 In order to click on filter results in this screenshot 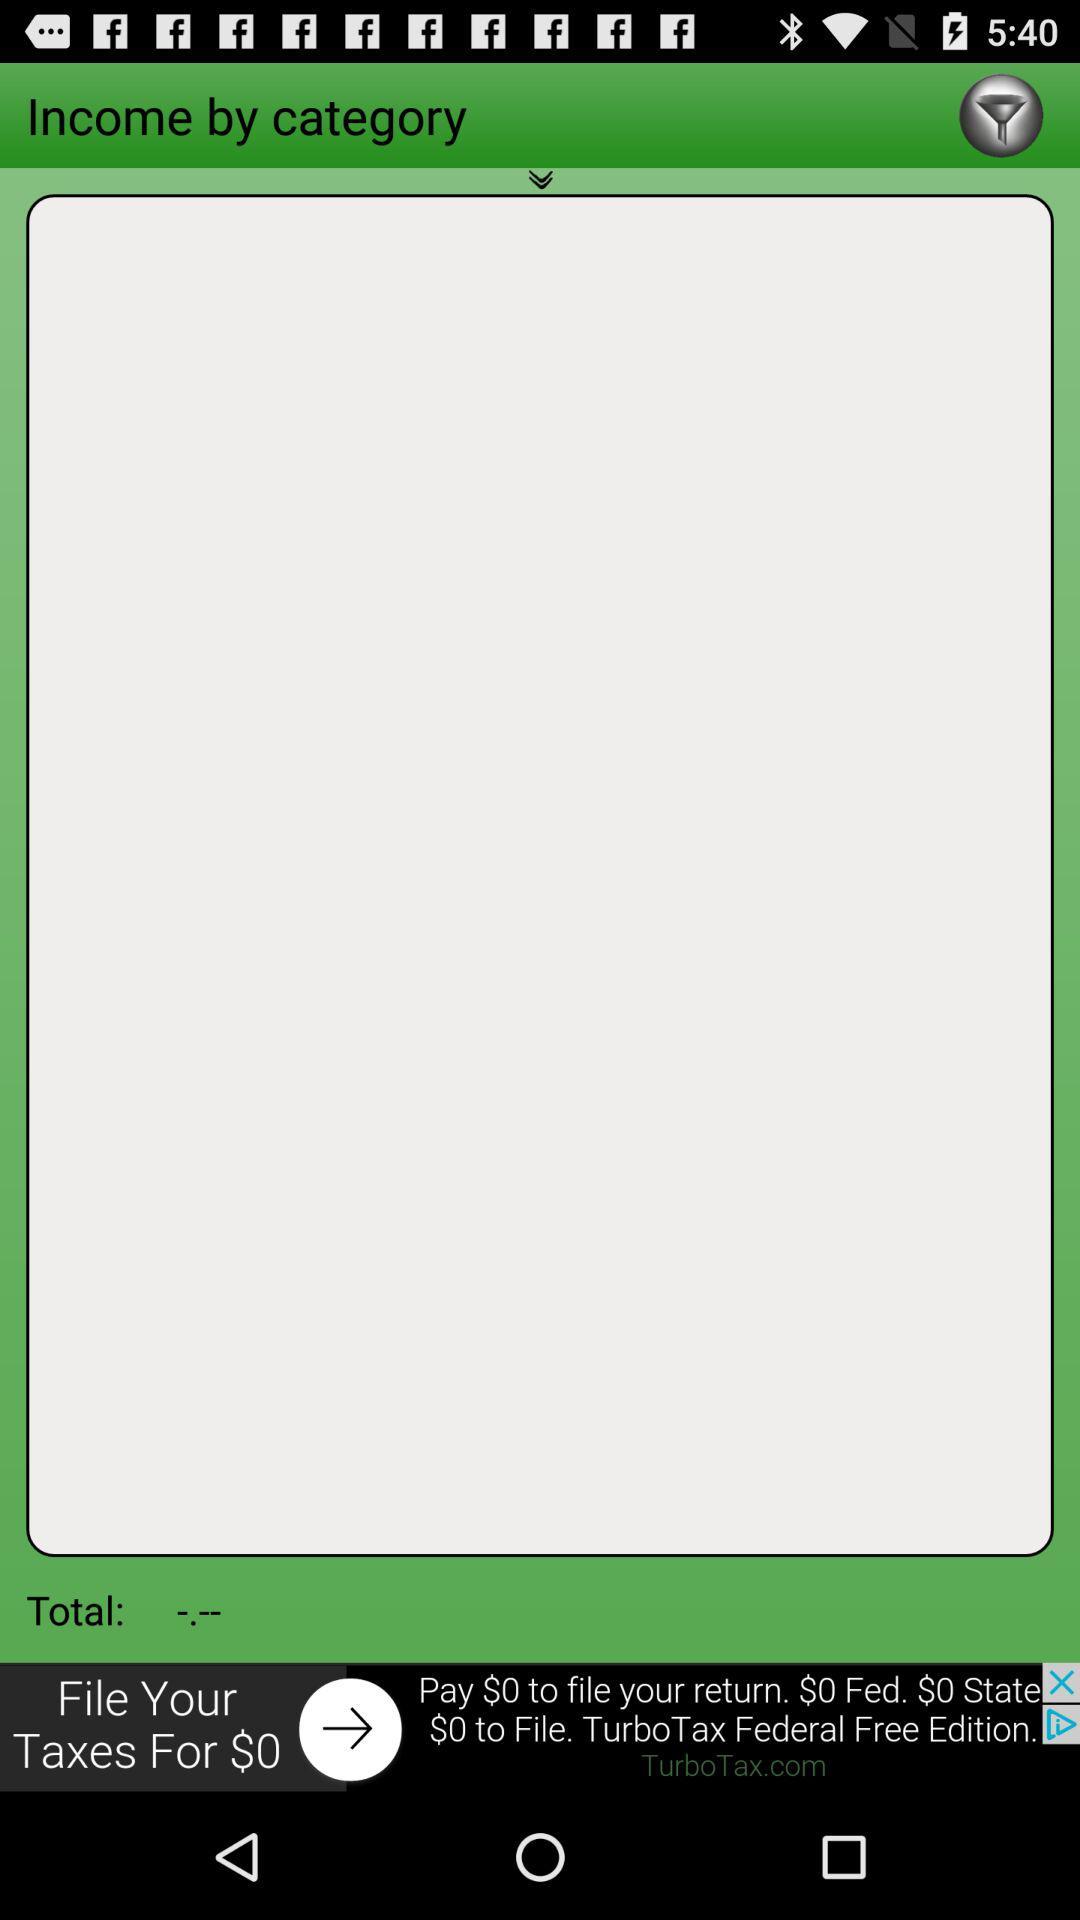, I will do `click(1001, 114)`.